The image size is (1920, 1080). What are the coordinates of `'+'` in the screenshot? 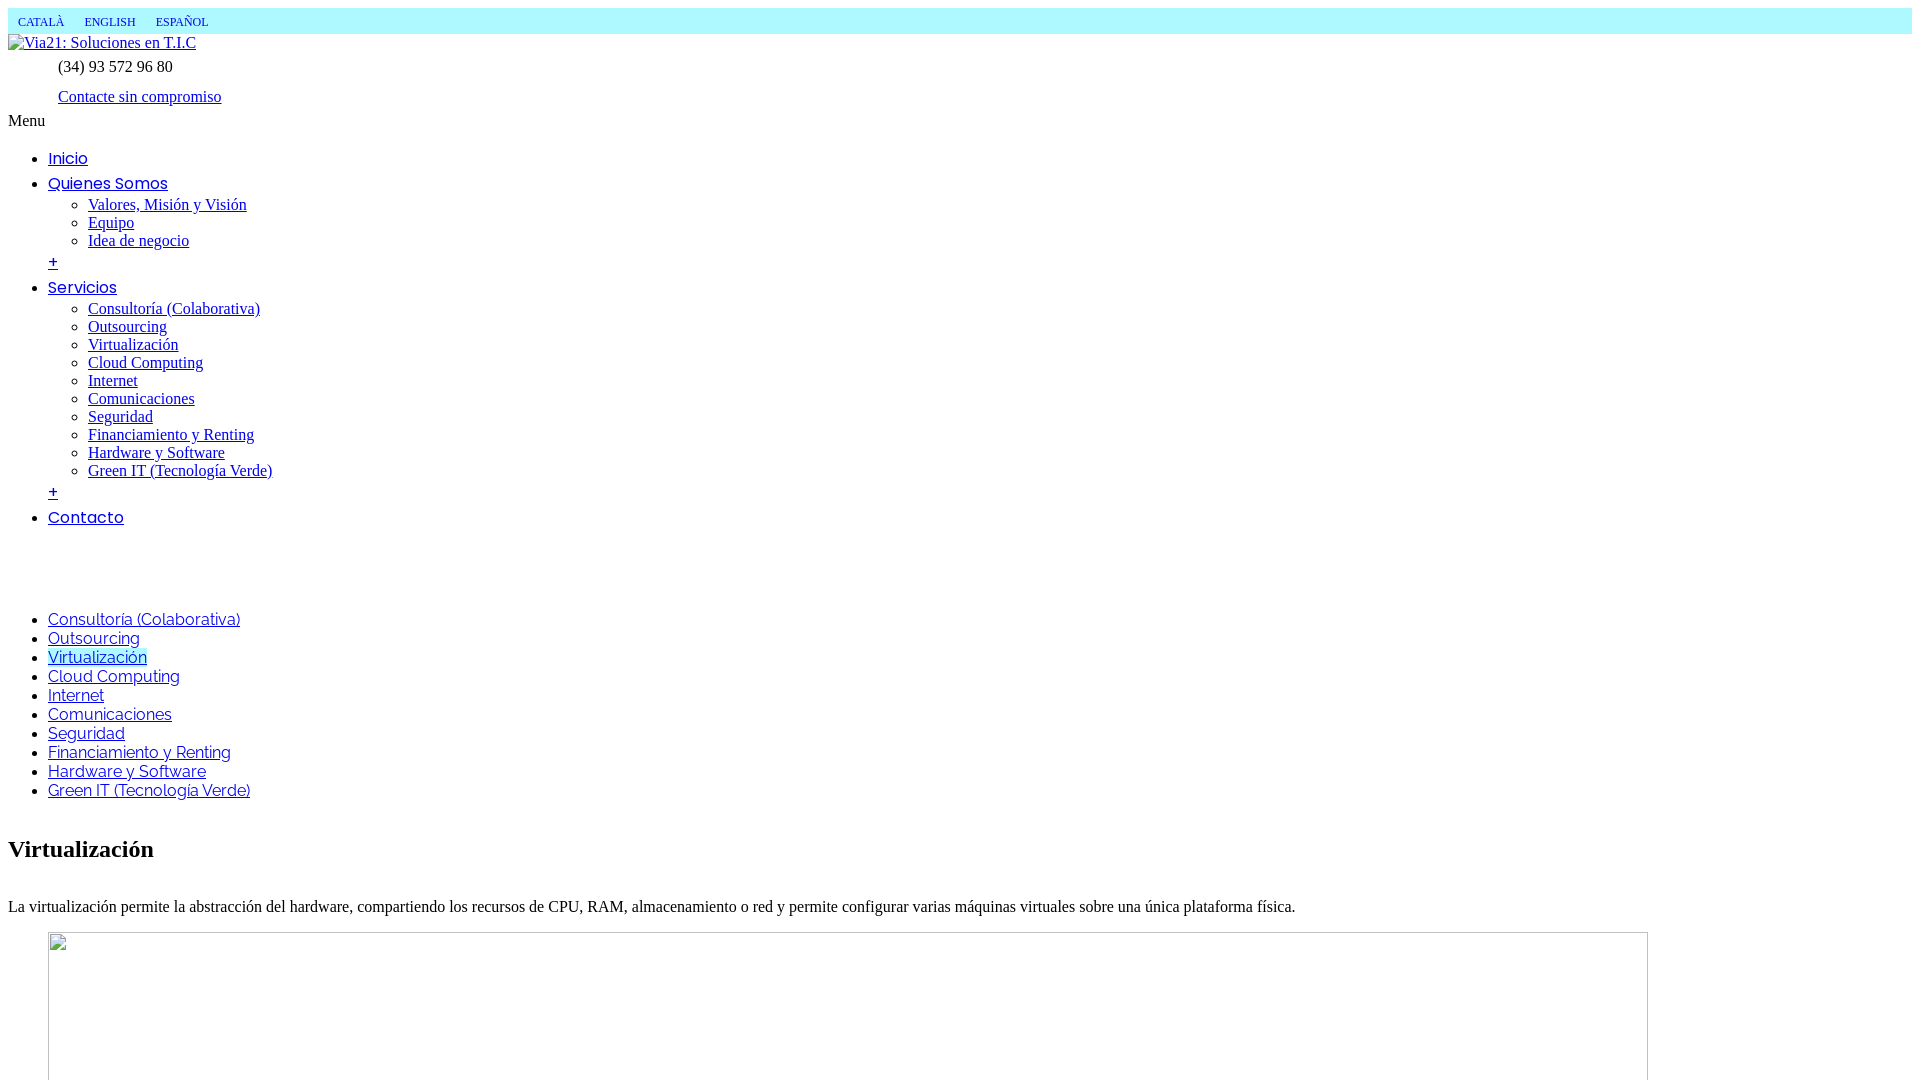 It's located at (52, 261).